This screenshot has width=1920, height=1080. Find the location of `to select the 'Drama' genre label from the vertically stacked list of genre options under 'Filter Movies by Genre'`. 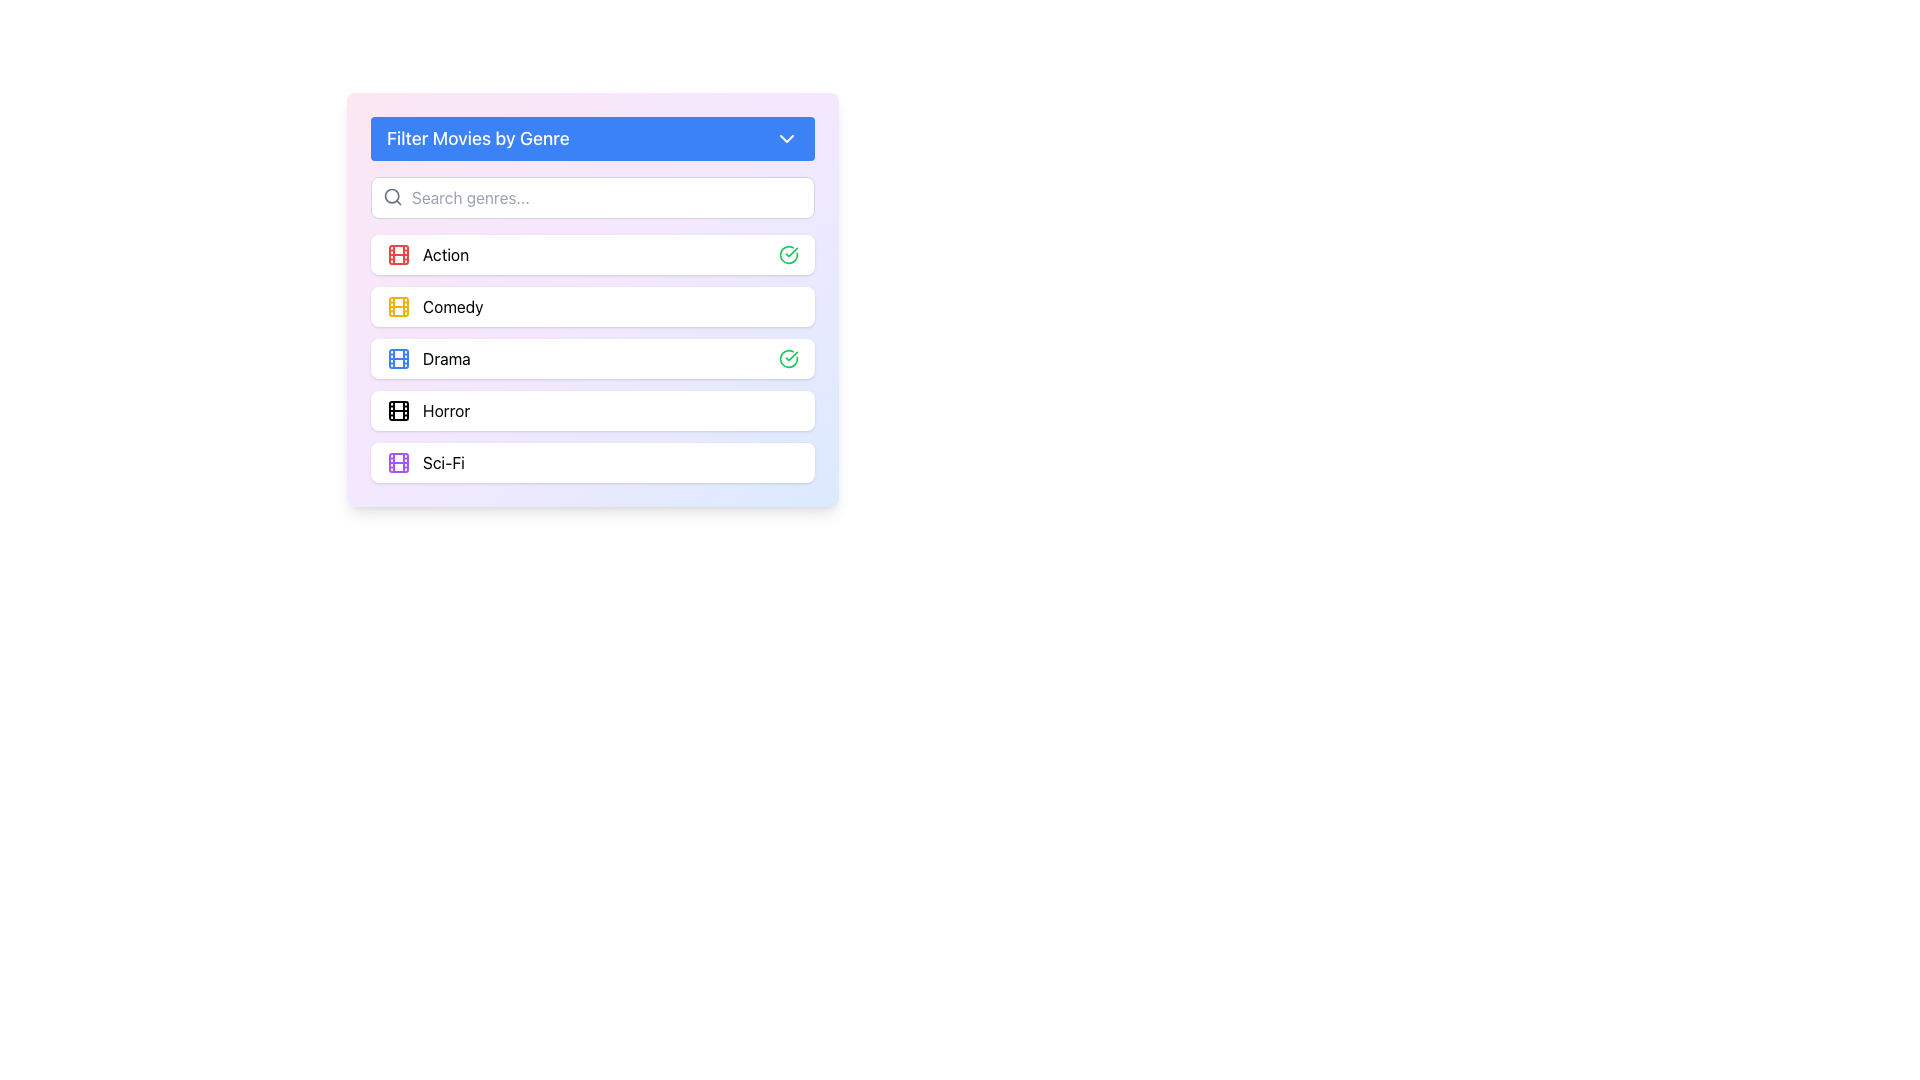

to select the 'Drama' genre label from the vertically stacked list of genre options under 'Filter Movies by Genre' is located at coordinates (427, 357).